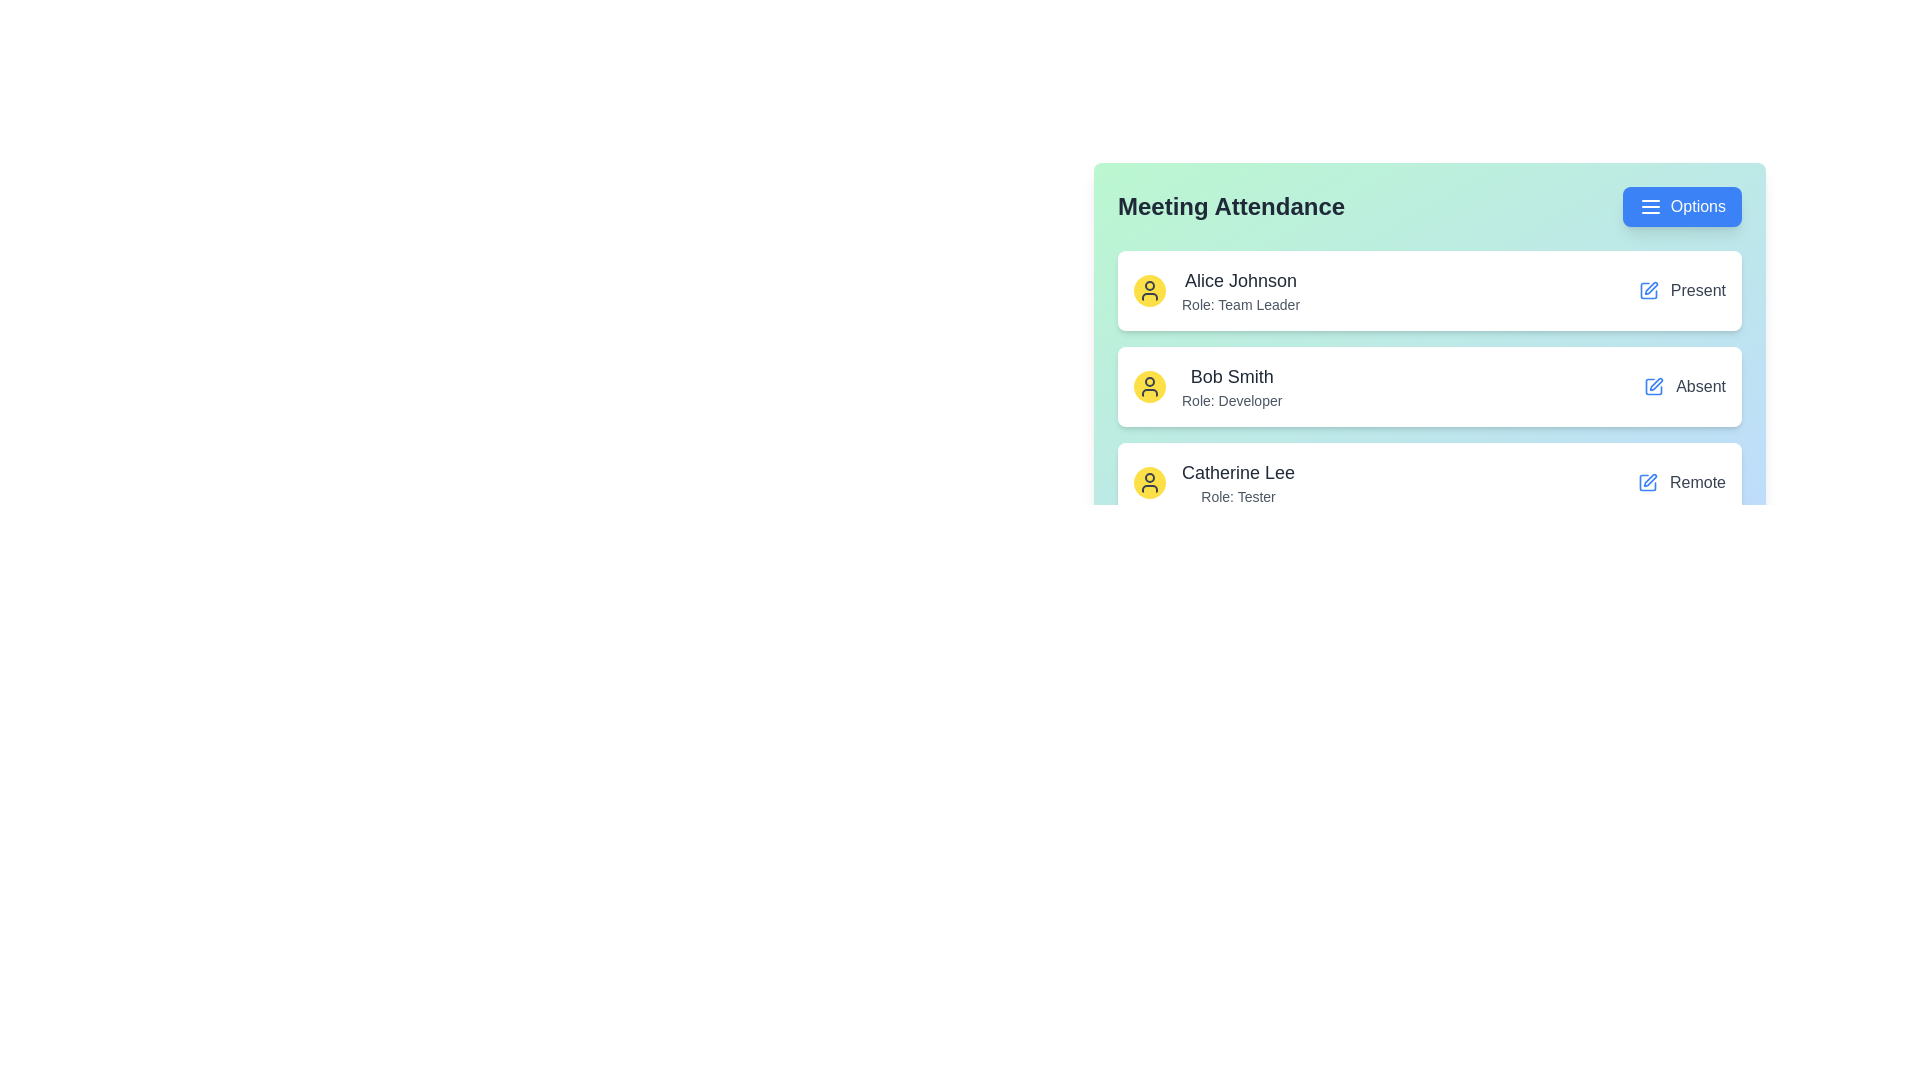  What do you see at coordinates (1656, 384) in the screenshot?
I see `the action icon located at the center-right position of the layout` at bounding box center [1656, 384].